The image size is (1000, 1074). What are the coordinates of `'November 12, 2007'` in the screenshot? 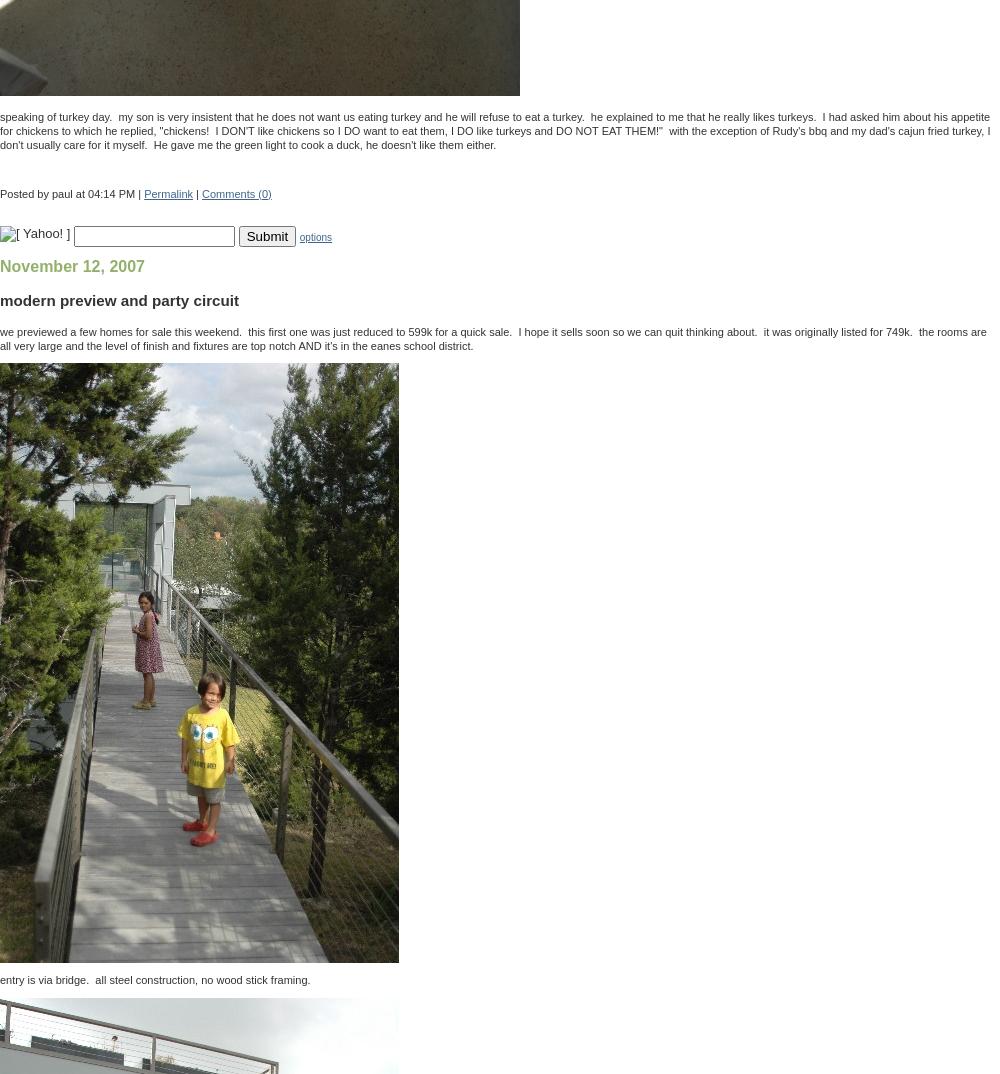 It's located at (71, 265).